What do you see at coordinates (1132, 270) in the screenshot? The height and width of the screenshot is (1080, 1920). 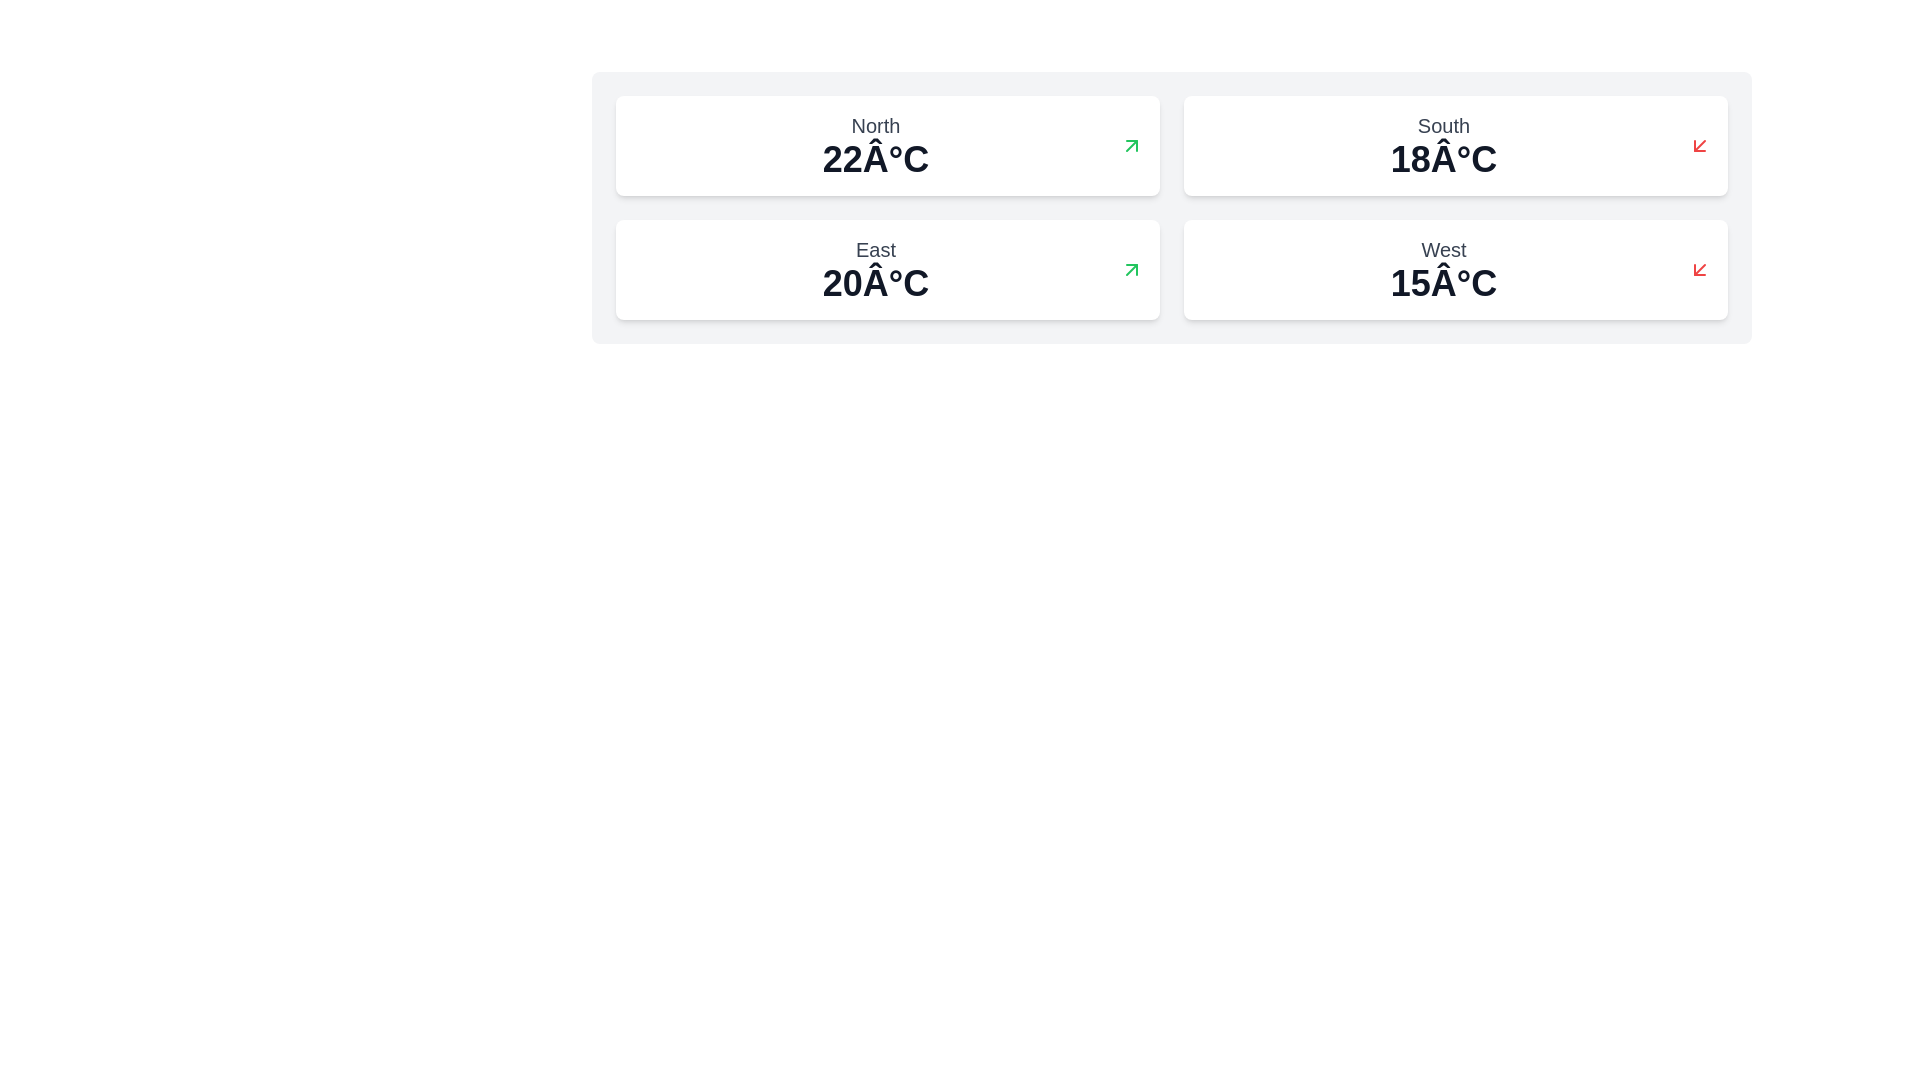 I see `the small upward-right pointing green arrow icon located at the far-right end of the rectangular card labeled 'East' and '20°C'` at bounding box center [1132, 270].